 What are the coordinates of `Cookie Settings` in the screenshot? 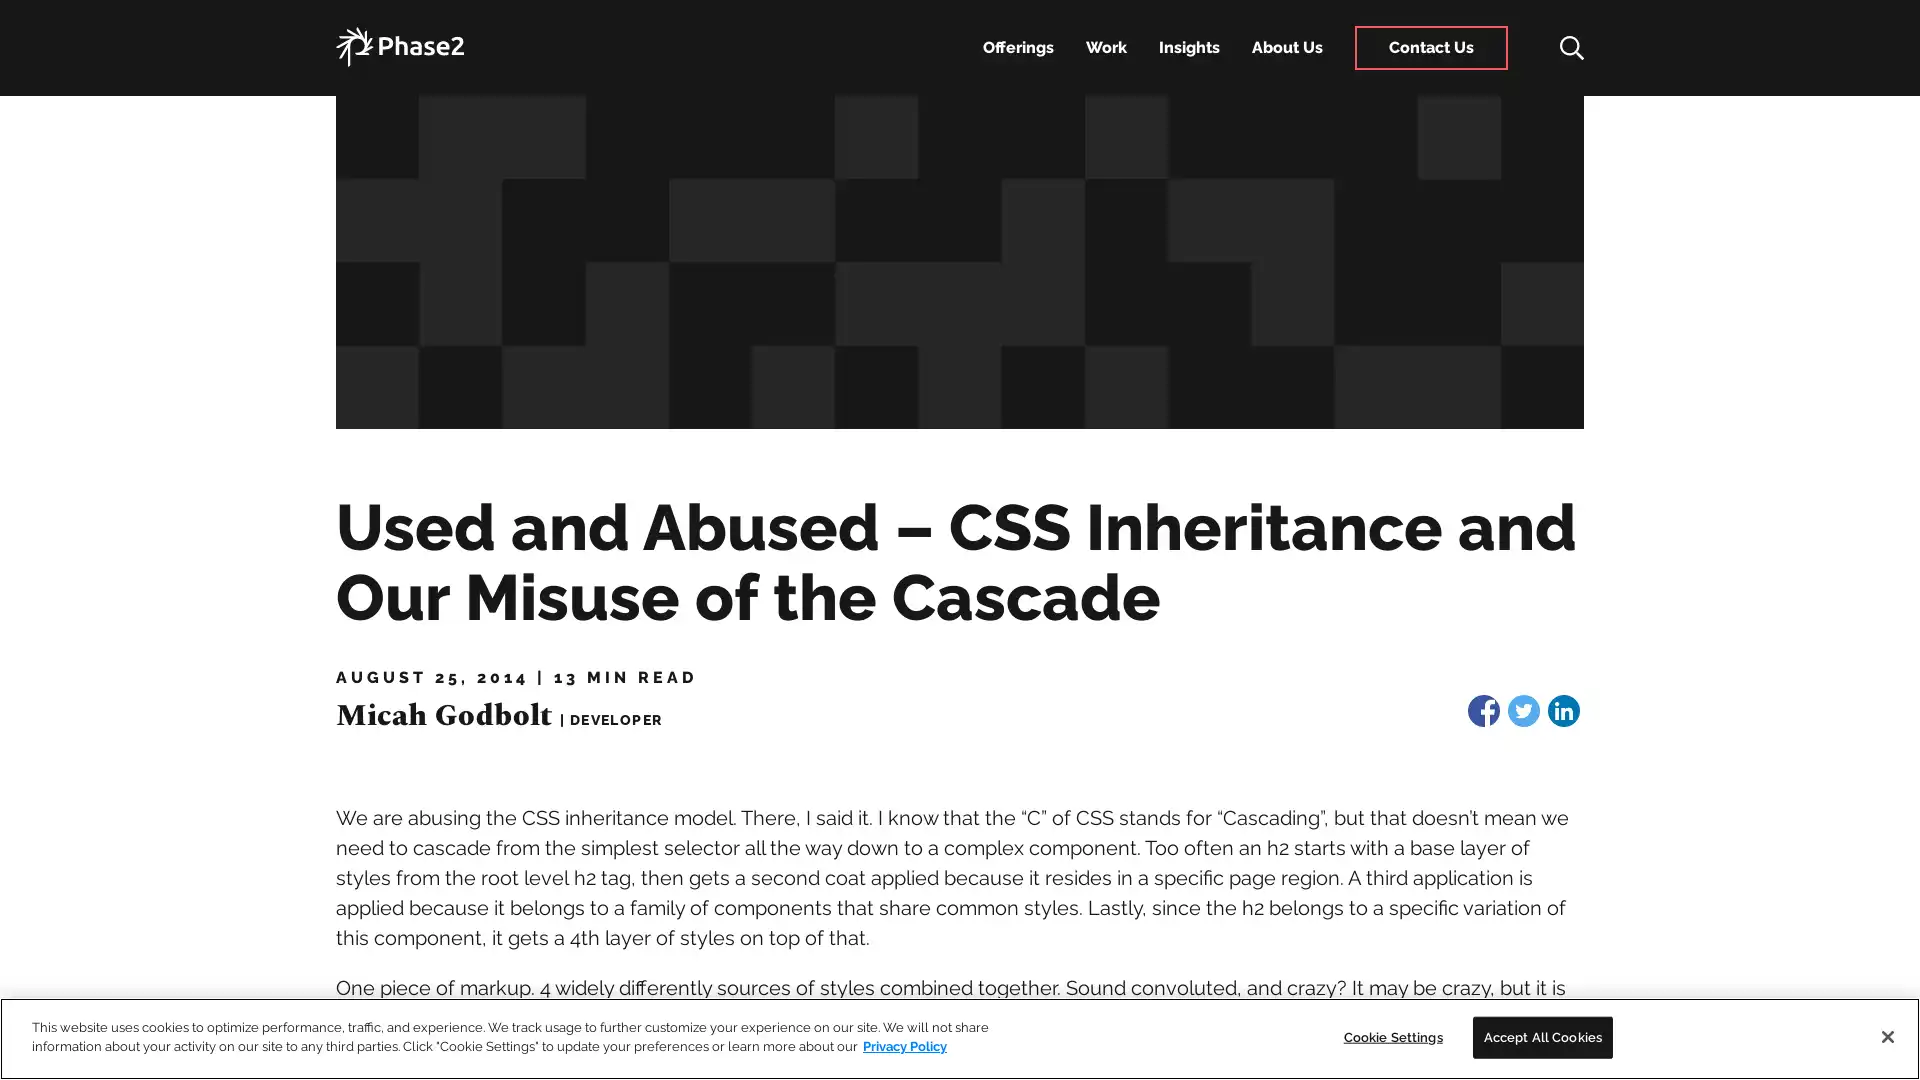 It's located at (1391, 1036).